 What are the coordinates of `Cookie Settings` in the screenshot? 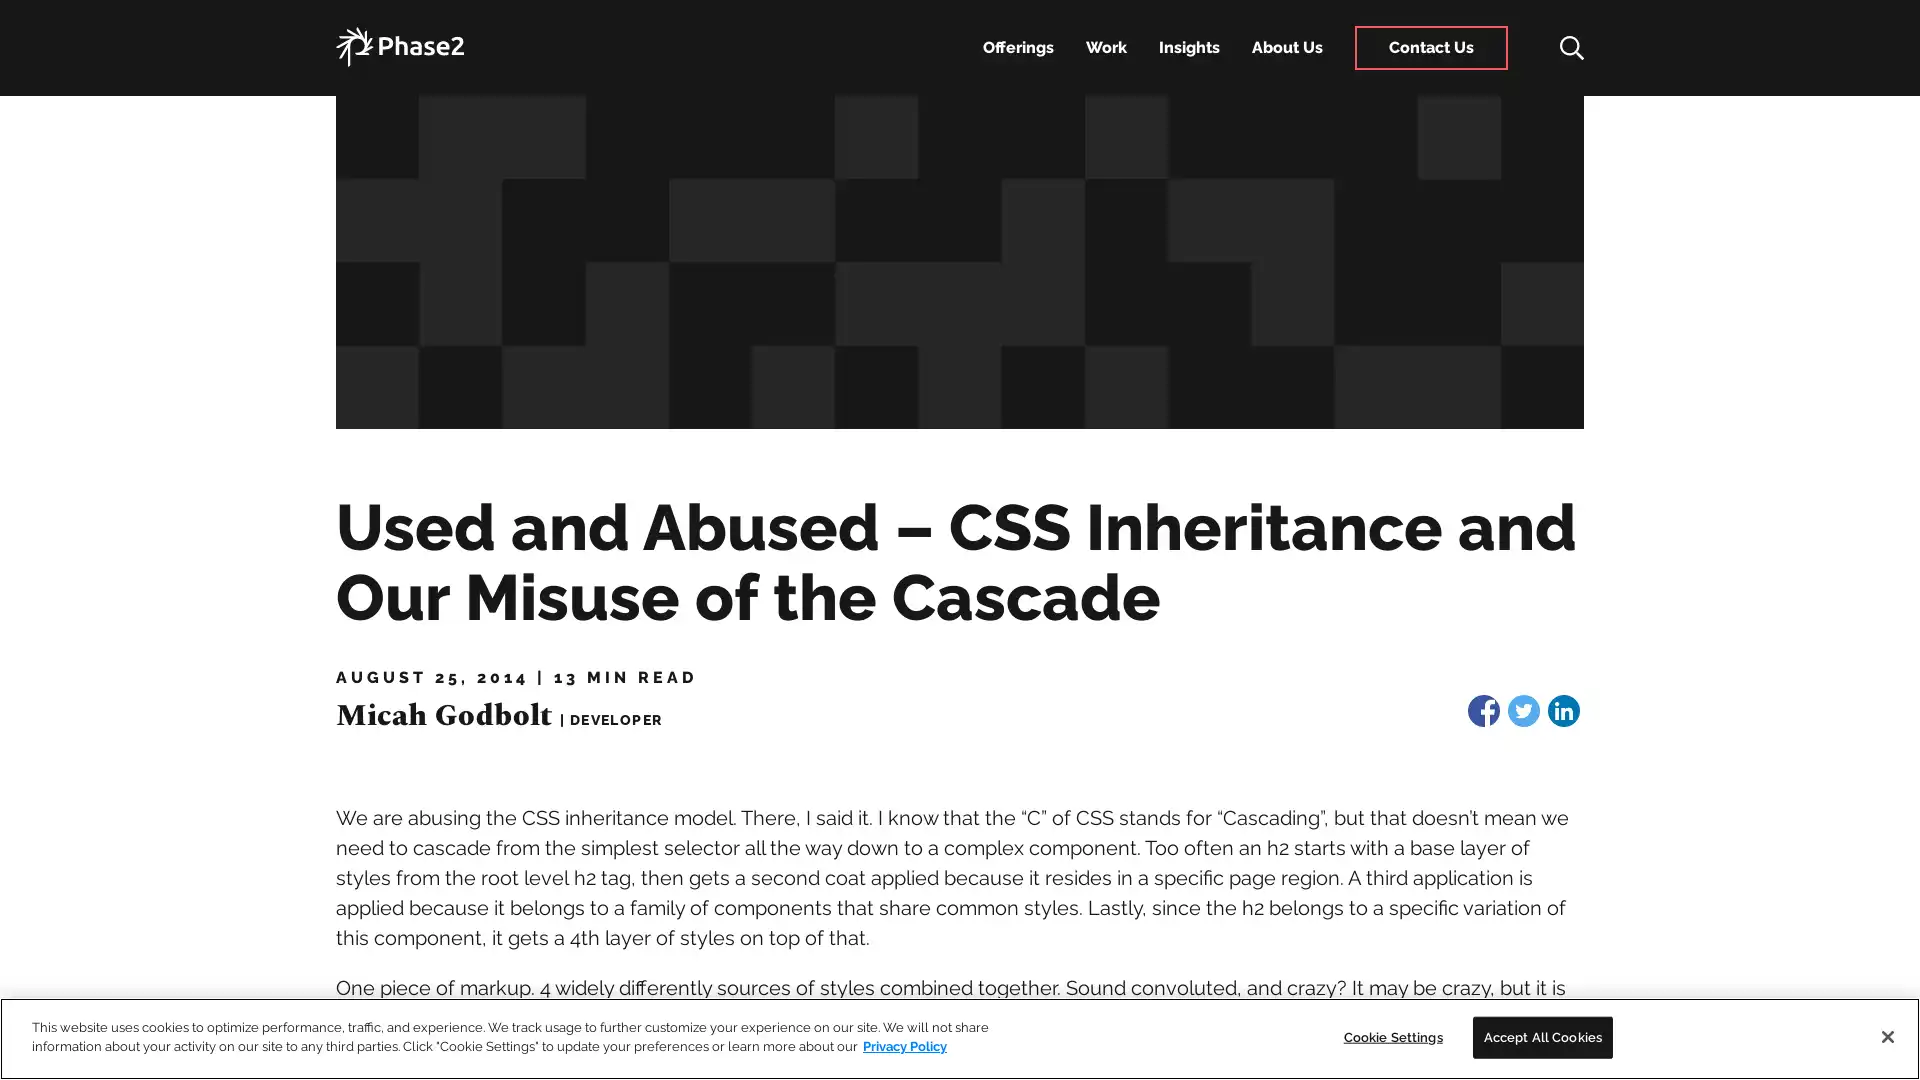 It's located at (1391, 1036).